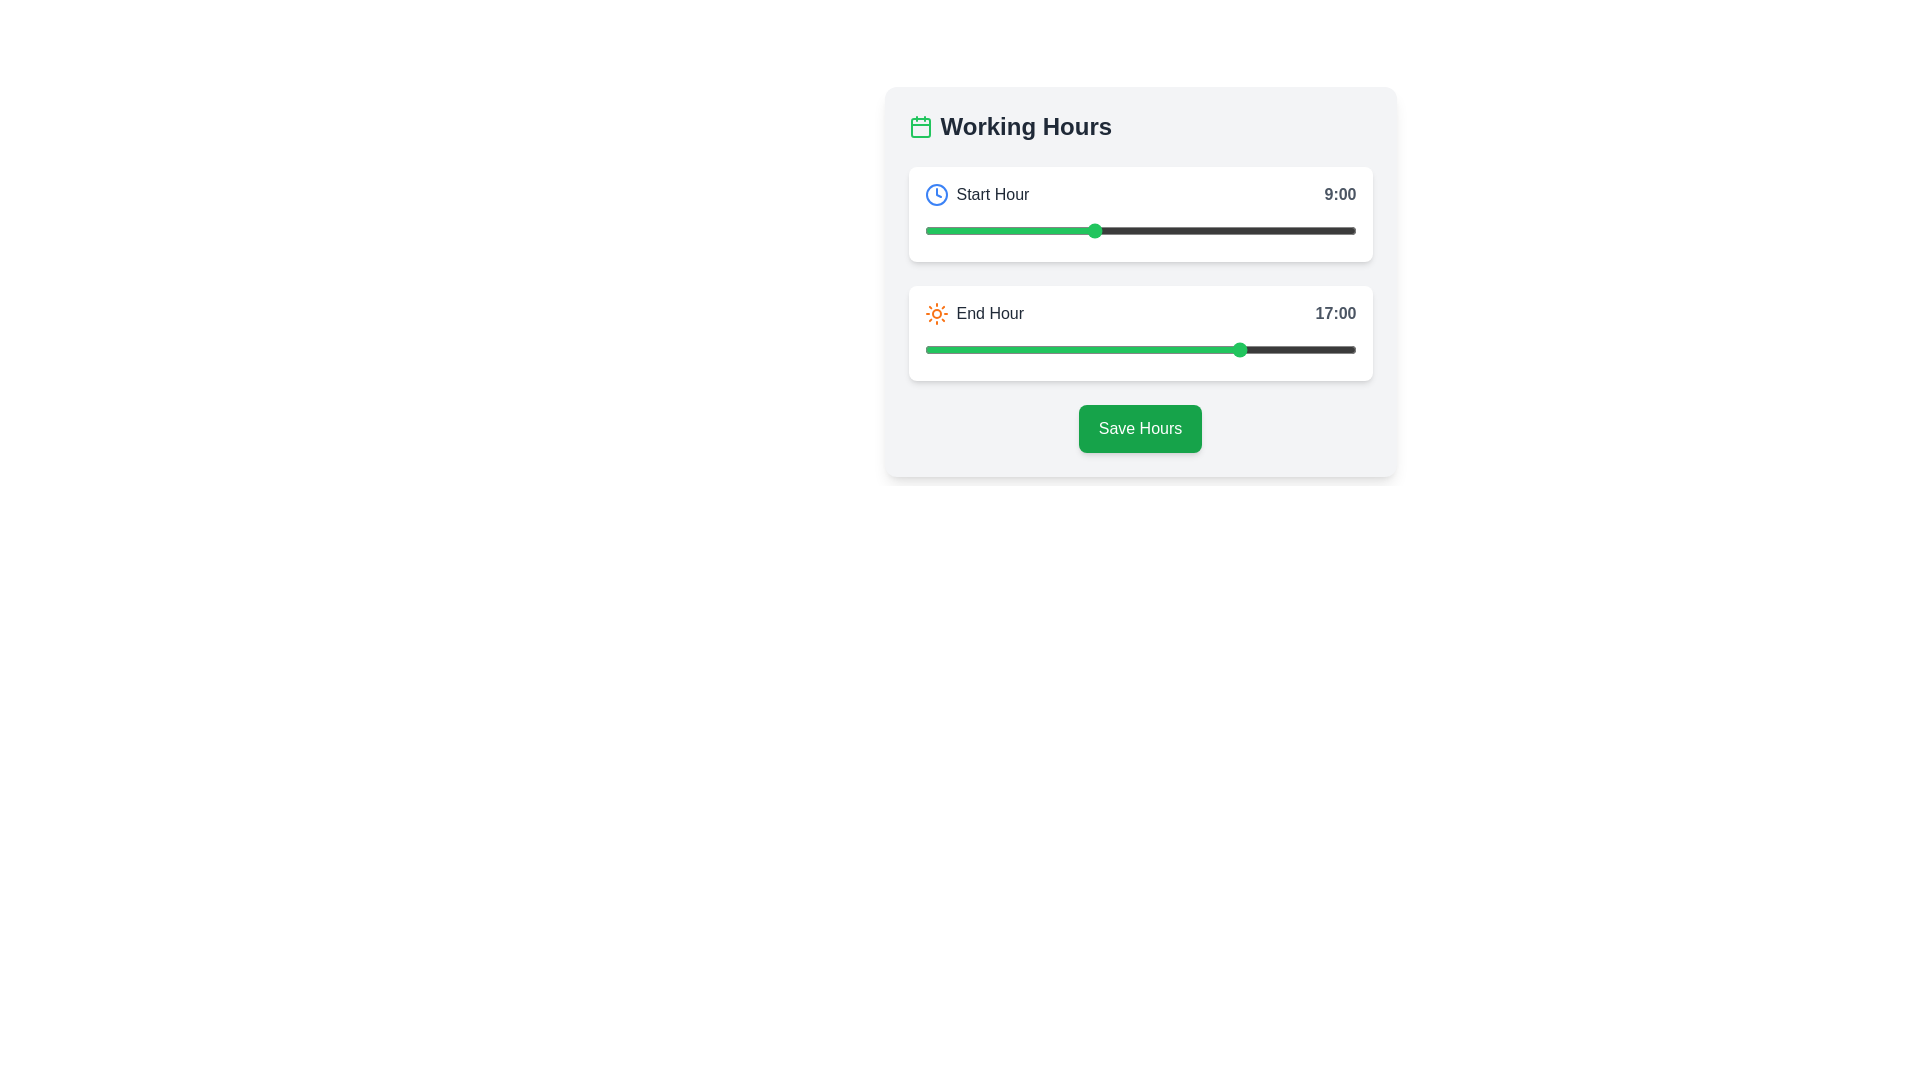 This screenshot has width=1920, height=1080. I want to click on the end hour, so click(1337, 349).